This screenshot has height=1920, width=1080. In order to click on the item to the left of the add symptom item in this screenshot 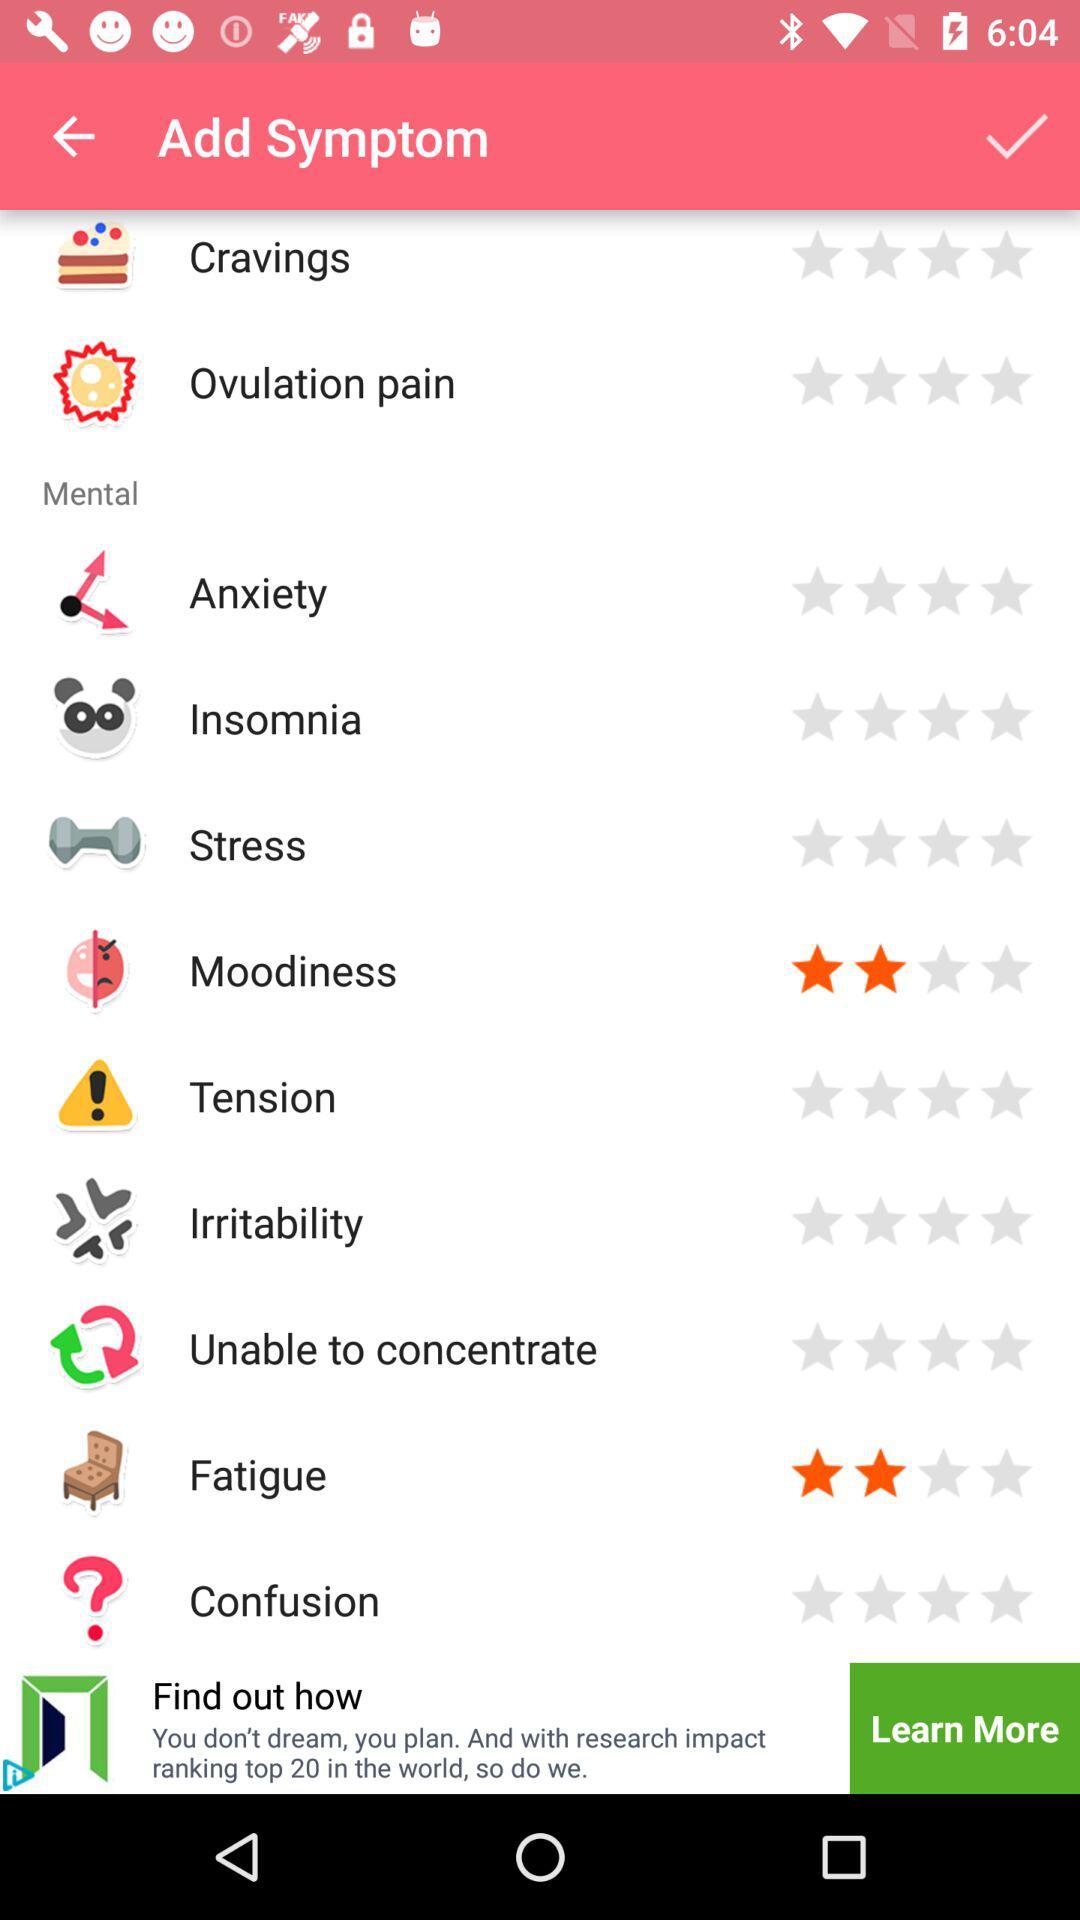, I will do `click(72, 135)`.